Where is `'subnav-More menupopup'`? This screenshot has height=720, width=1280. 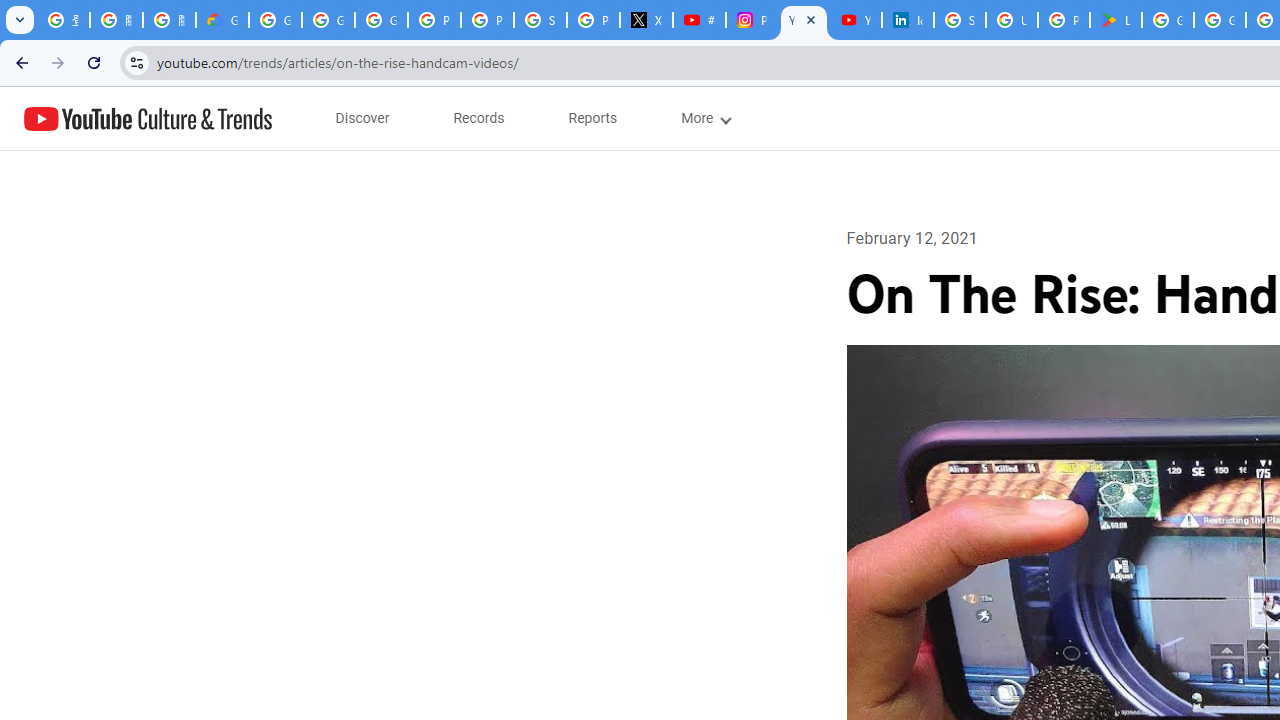
'subnav-More menupopup' is located at coordinates (705, 118).